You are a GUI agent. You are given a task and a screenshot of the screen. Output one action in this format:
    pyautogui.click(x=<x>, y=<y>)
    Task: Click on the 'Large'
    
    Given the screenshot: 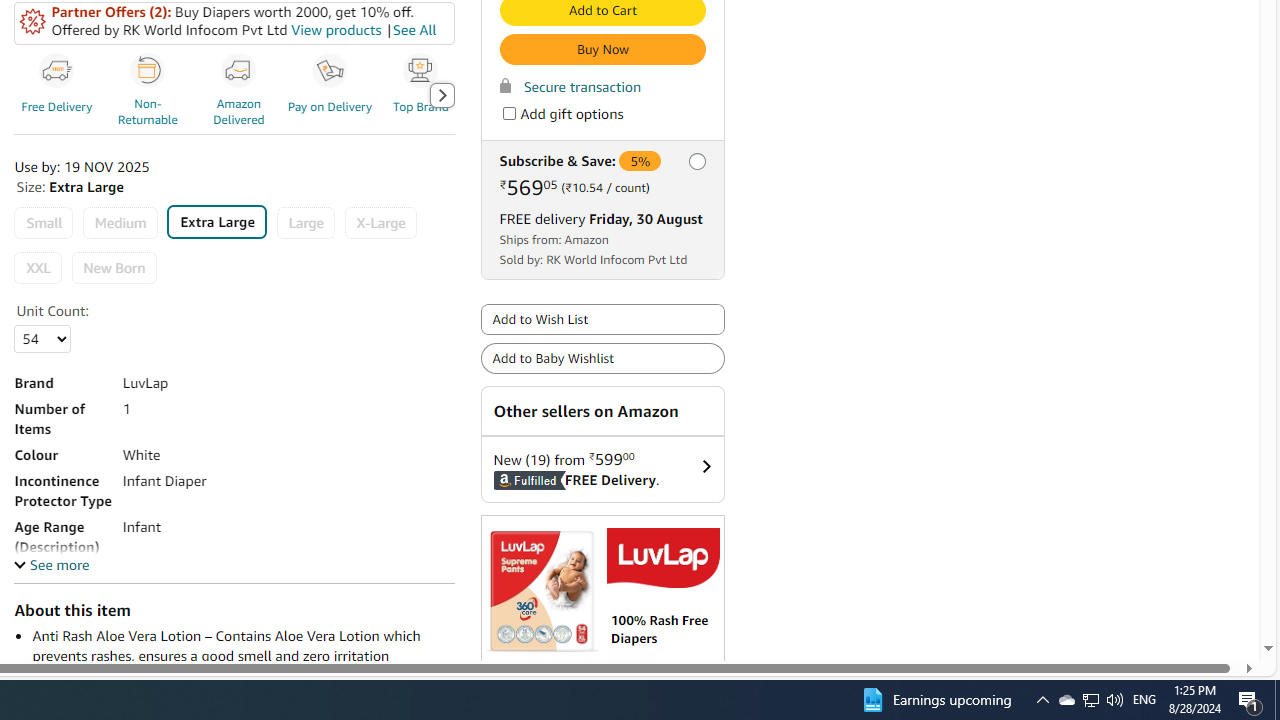 What is the action you would take?
    pyautogui.click(x=304, y=223)
    